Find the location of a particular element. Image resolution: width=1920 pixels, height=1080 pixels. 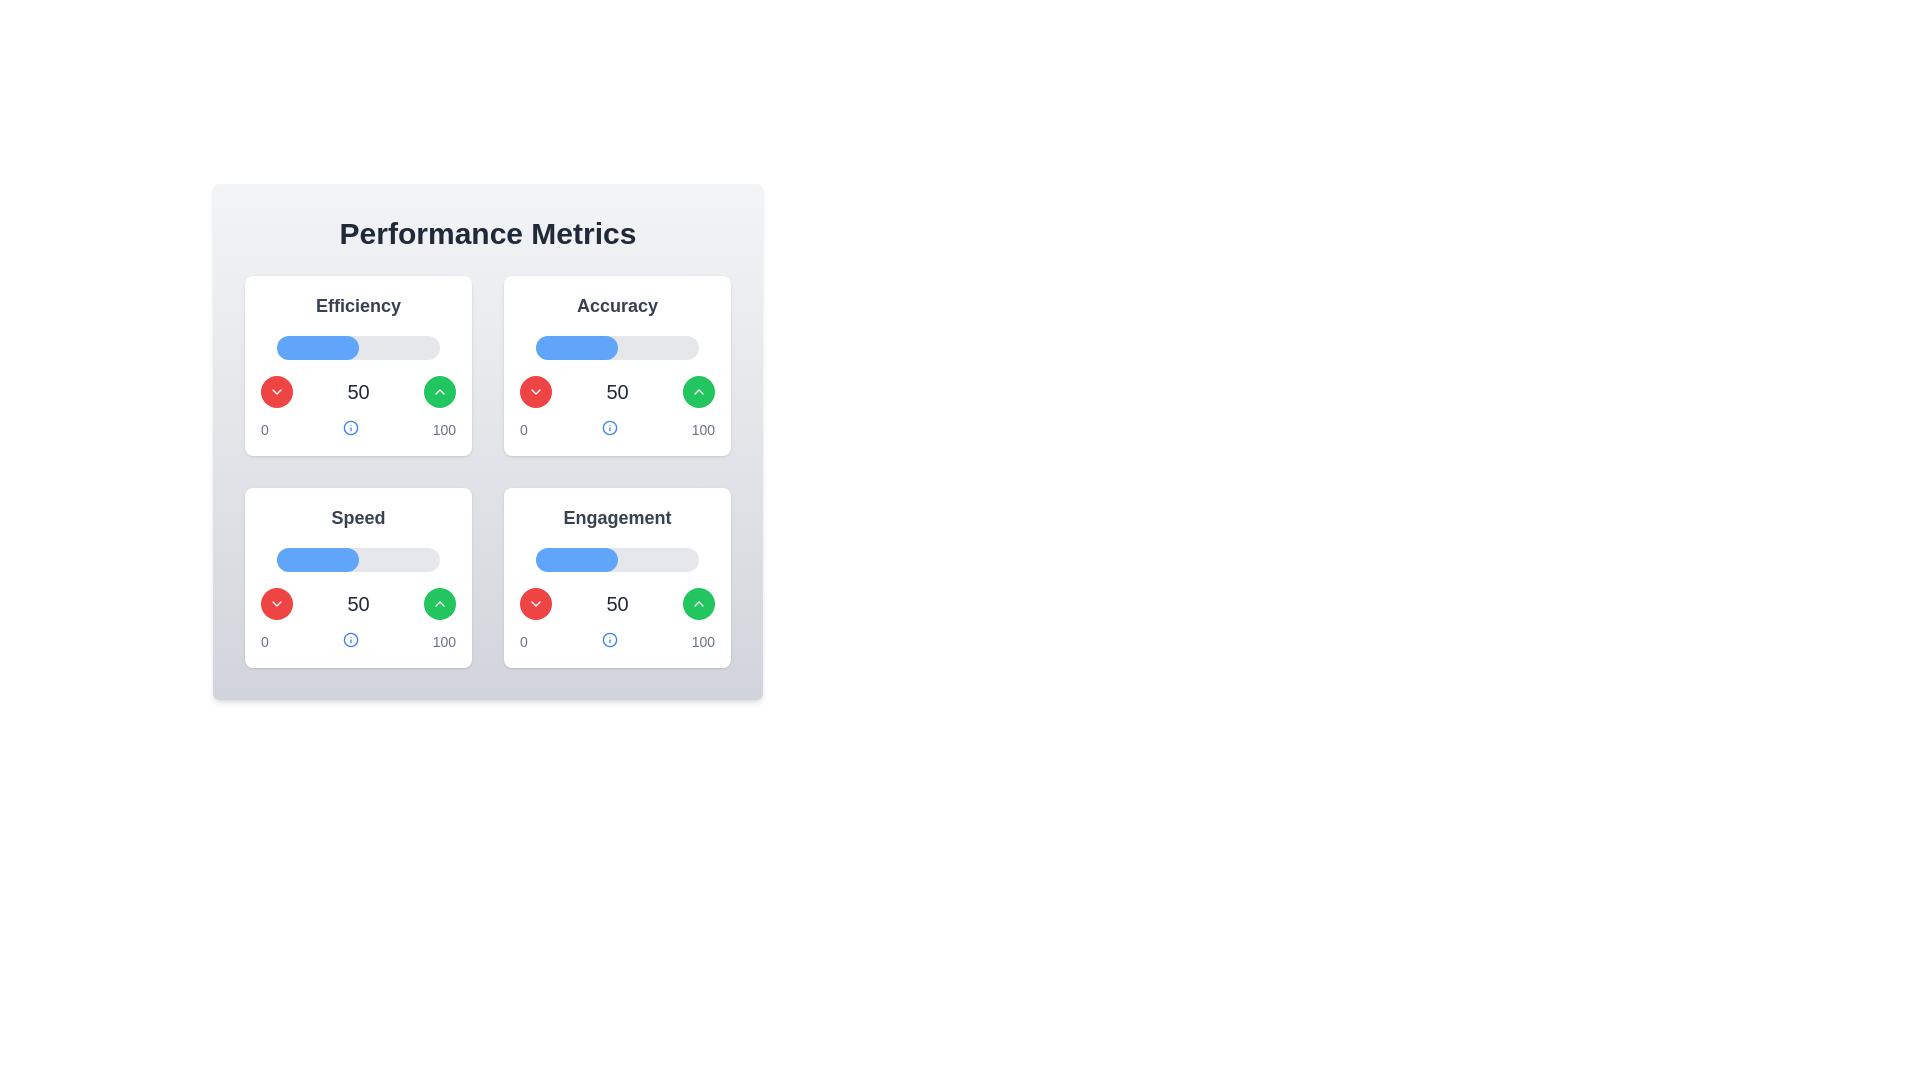

the static text label indicating a numerical value located in the lower-left card of a 2x2 grid layout, positioned between a red circular button with a downward arrow and a green circular button with an upward arrow is located at coordinates (358, 603).